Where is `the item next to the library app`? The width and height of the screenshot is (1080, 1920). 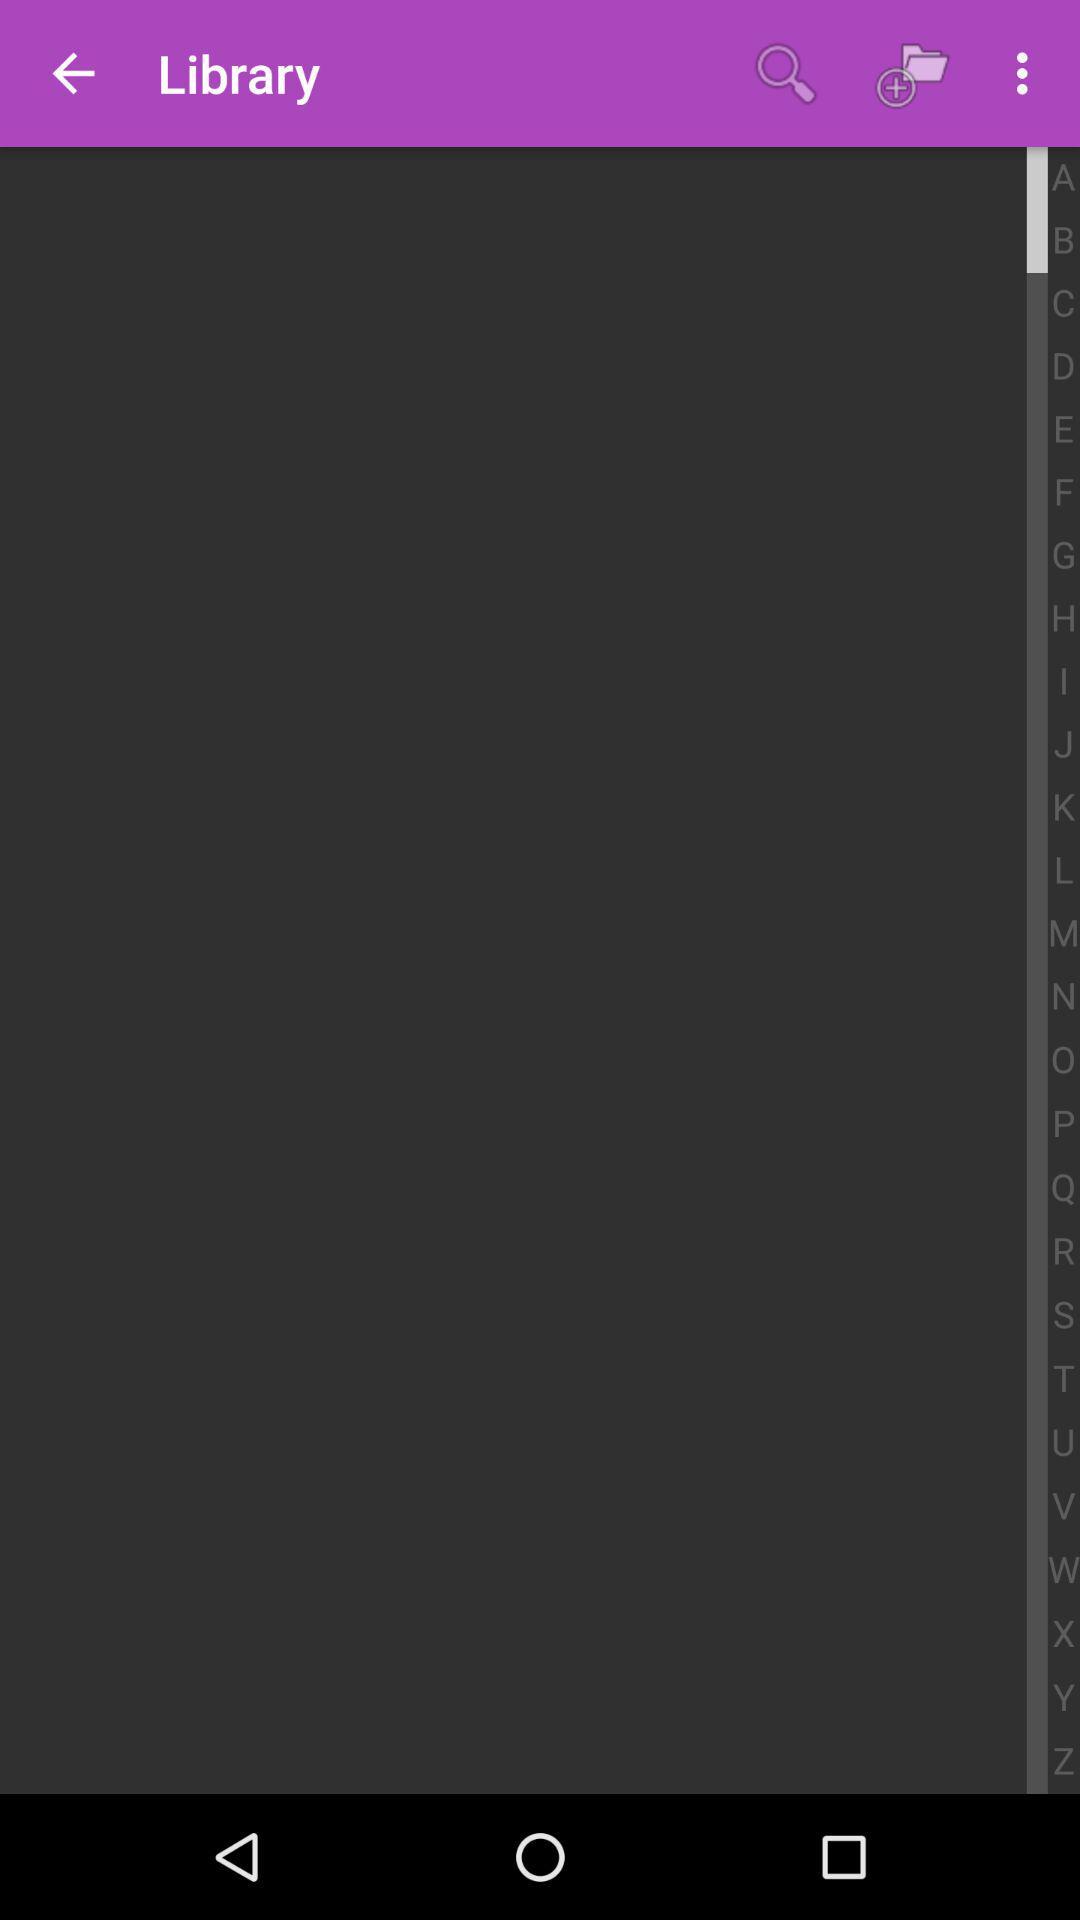
the item next to the library app is located at coordinates (72, 73).